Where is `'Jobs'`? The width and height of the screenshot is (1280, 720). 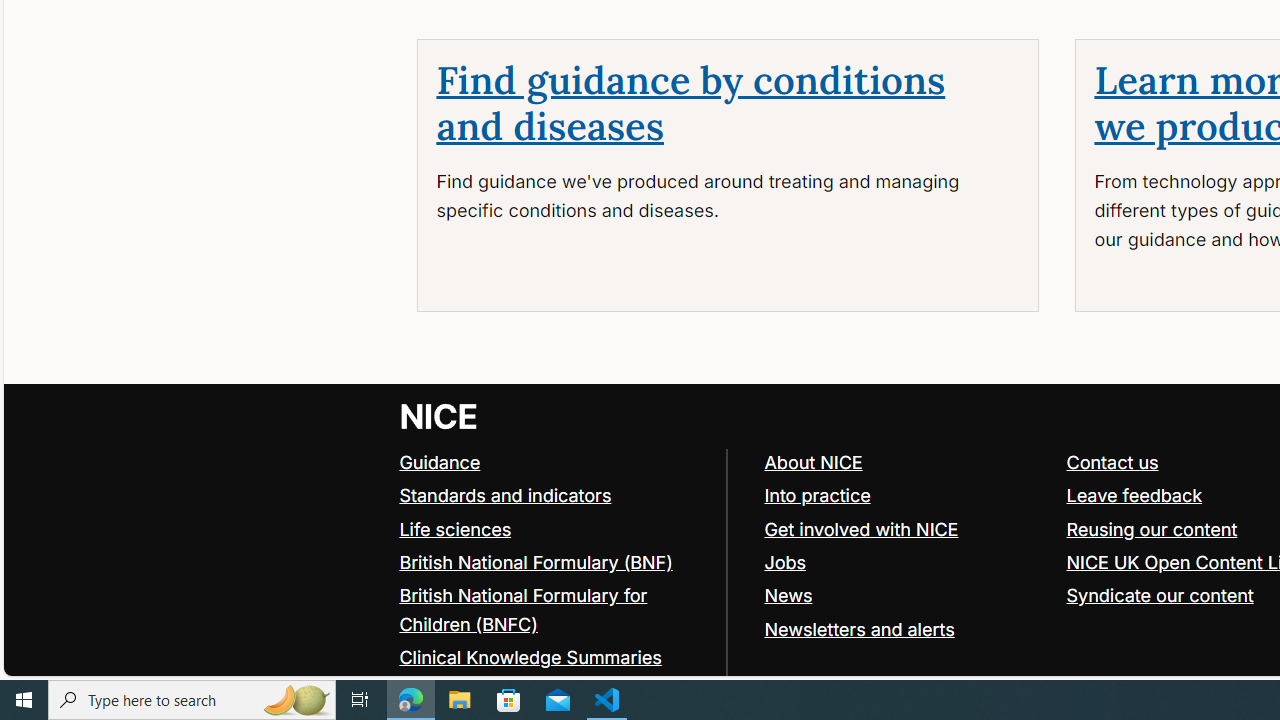
'Jobs' is located at coordinates (784, 561).